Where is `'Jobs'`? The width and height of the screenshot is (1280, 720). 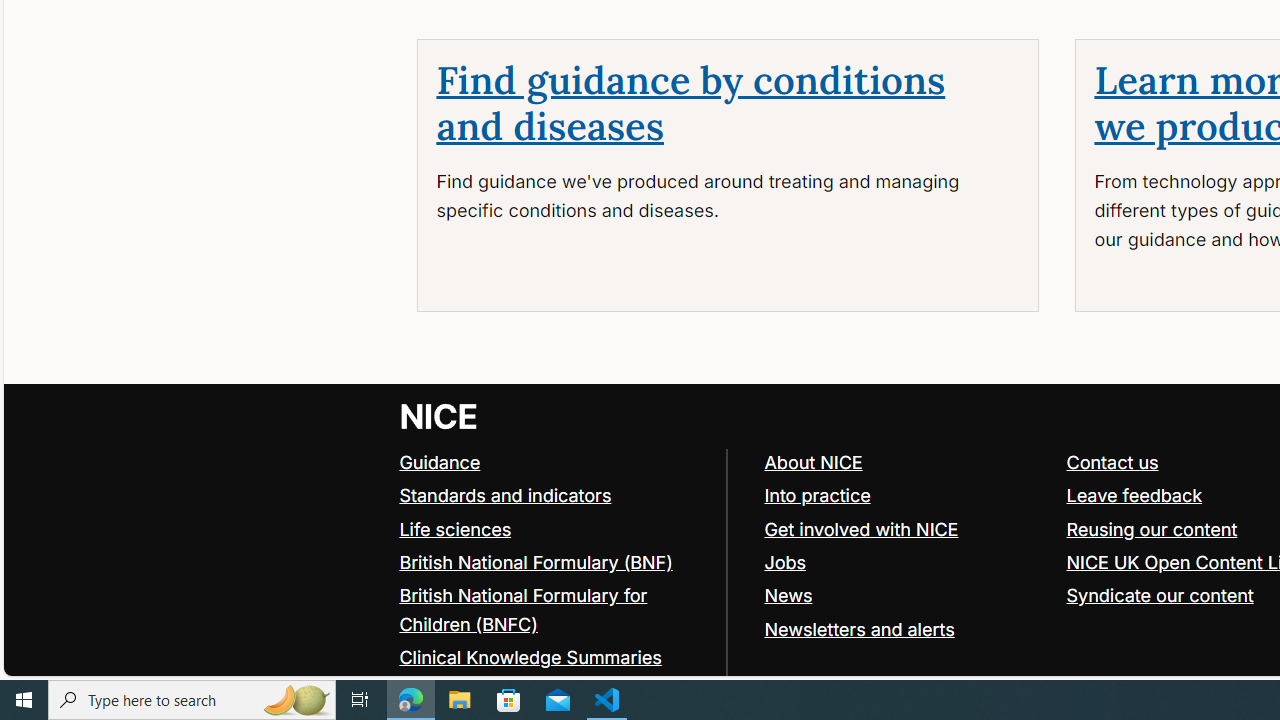
'Jobs' is located at coordinates (784, 561).